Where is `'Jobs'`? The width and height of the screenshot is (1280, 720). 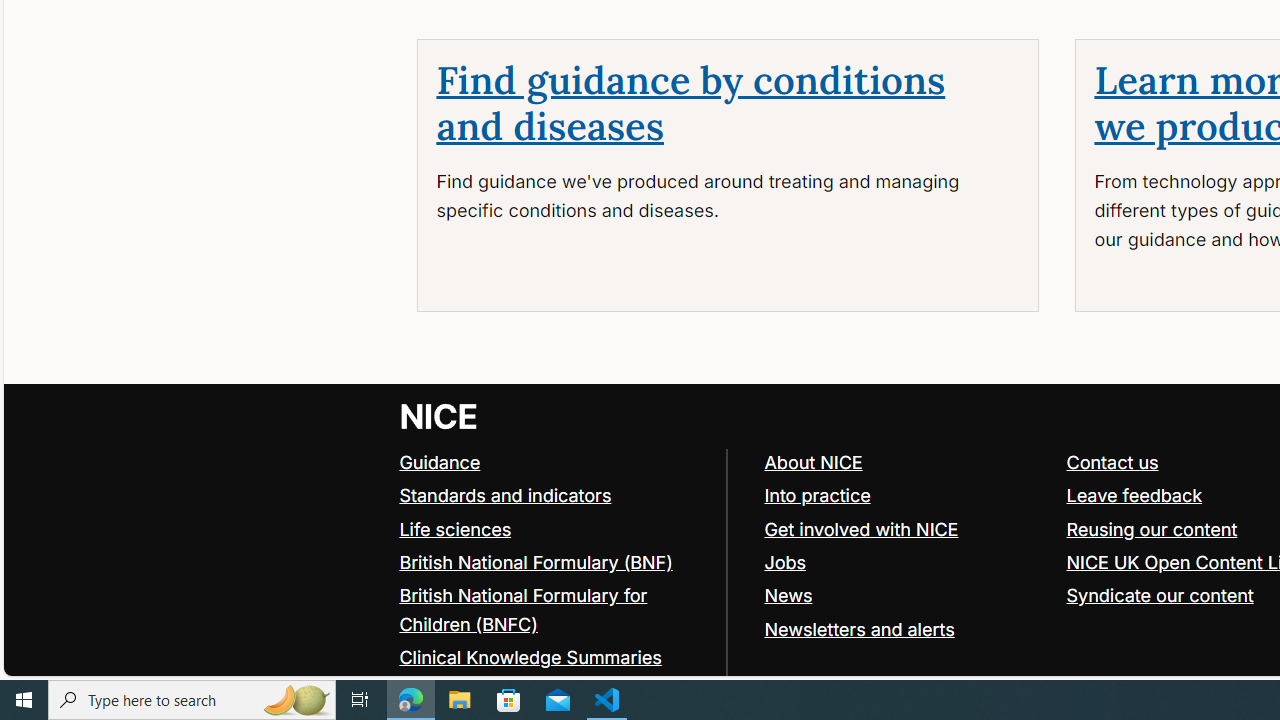
'Jobs' is located at coordinates (784, 561).